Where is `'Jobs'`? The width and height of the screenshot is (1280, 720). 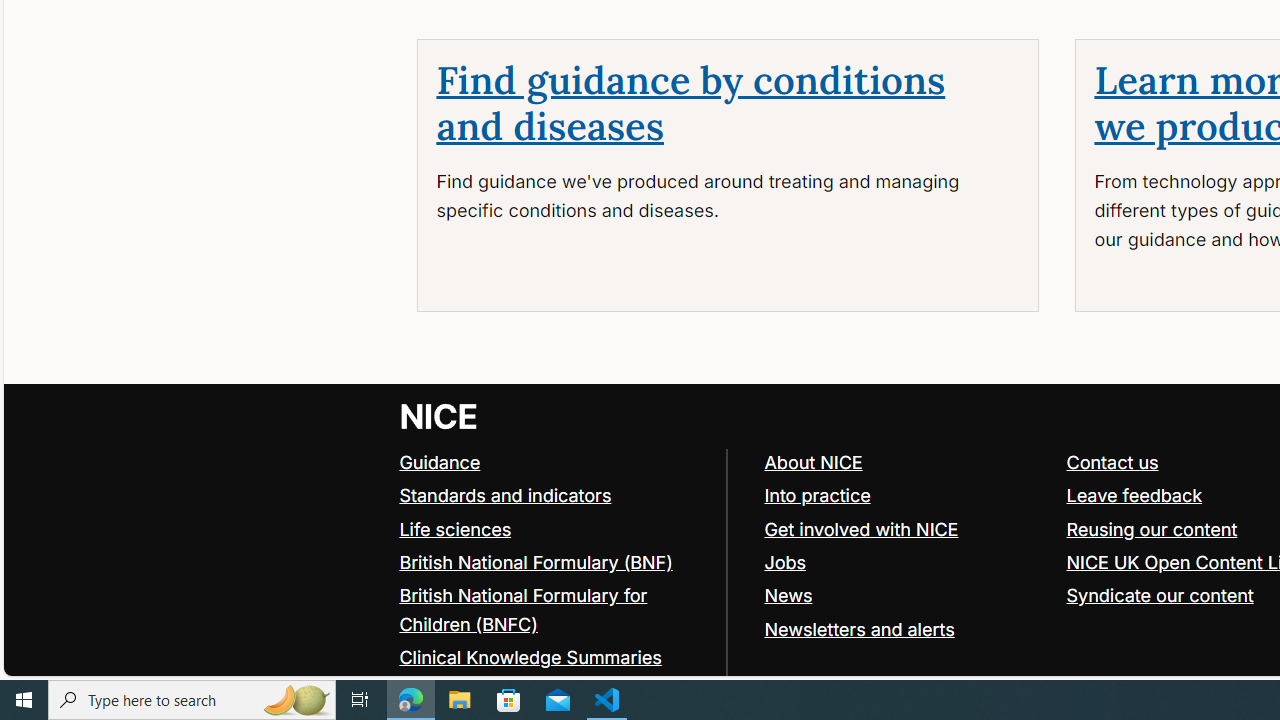
'Jobs' is located at coordinates (784, 561).